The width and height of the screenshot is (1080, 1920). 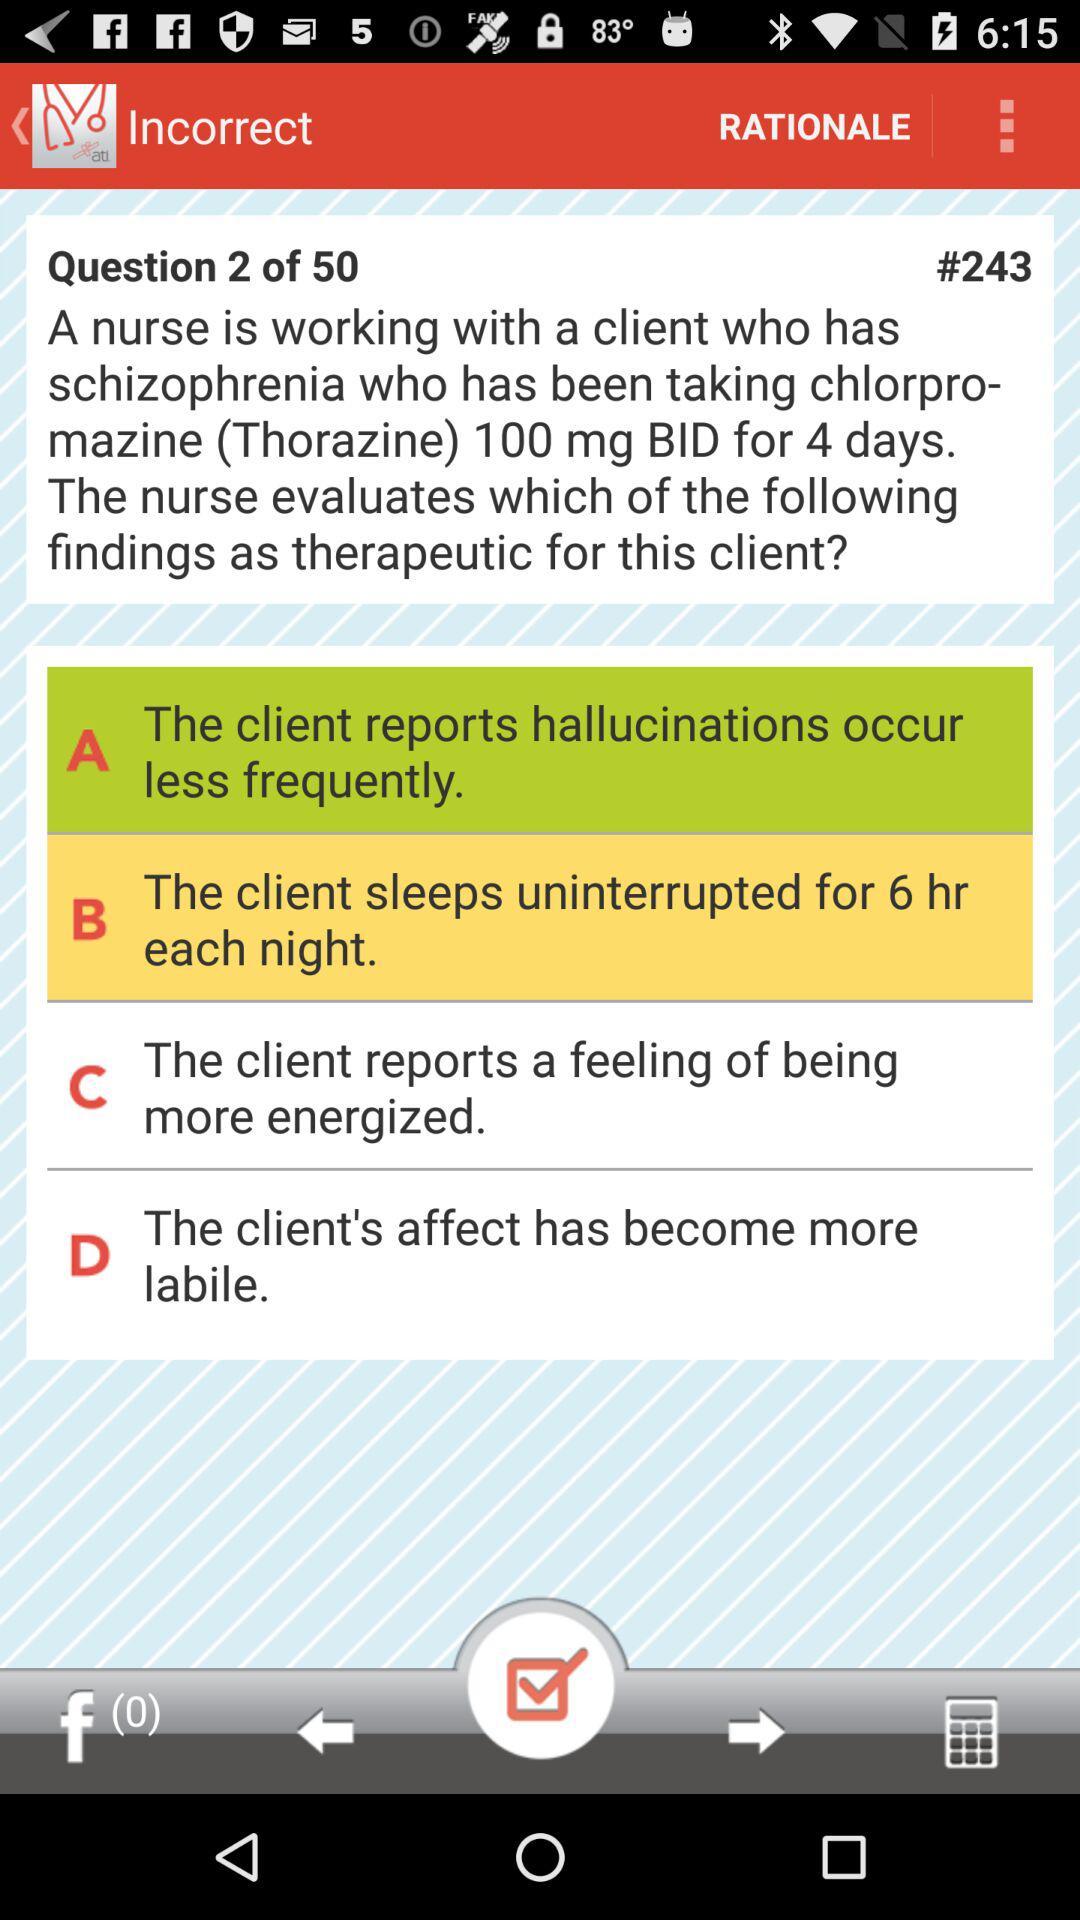 I want to click on the delete icon, so click(x=970, y=1851).